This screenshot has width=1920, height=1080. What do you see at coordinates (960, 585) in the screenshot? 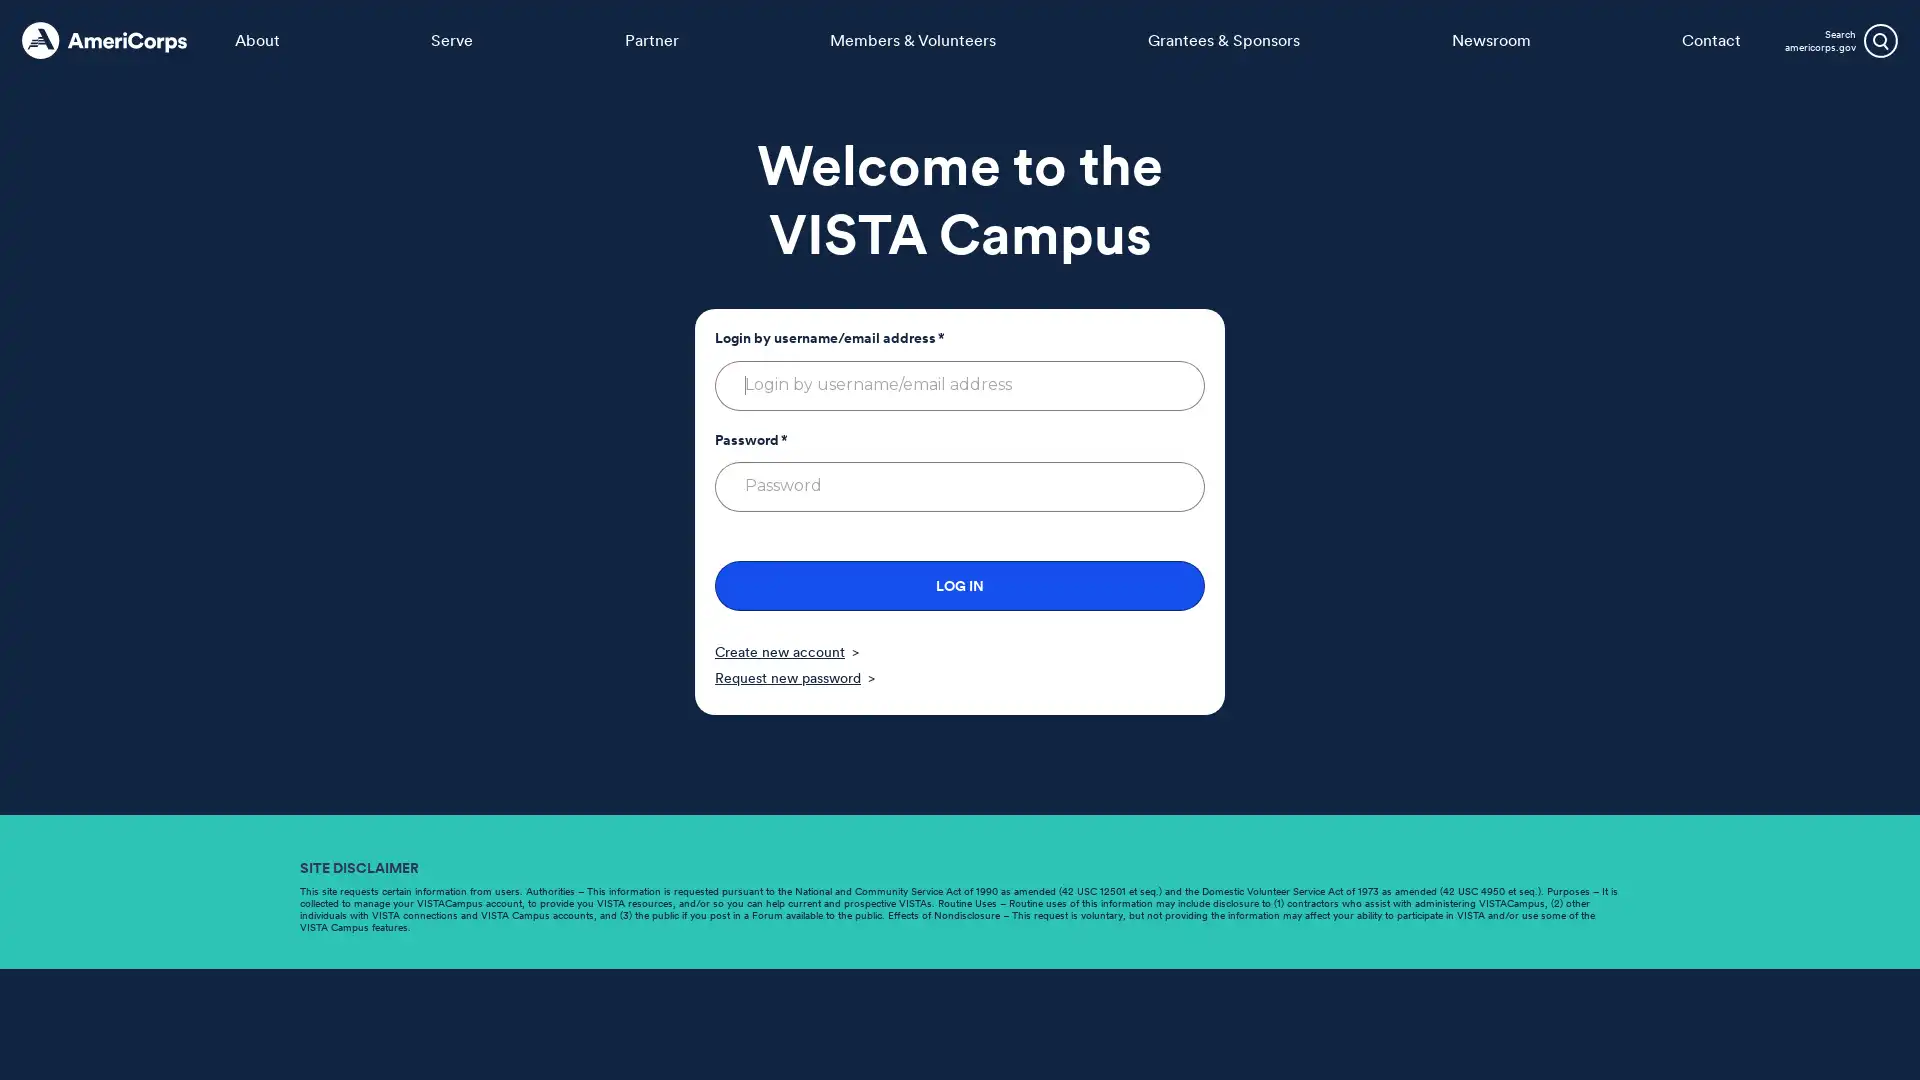
I see `Log in` at bounding box center [960, 585].